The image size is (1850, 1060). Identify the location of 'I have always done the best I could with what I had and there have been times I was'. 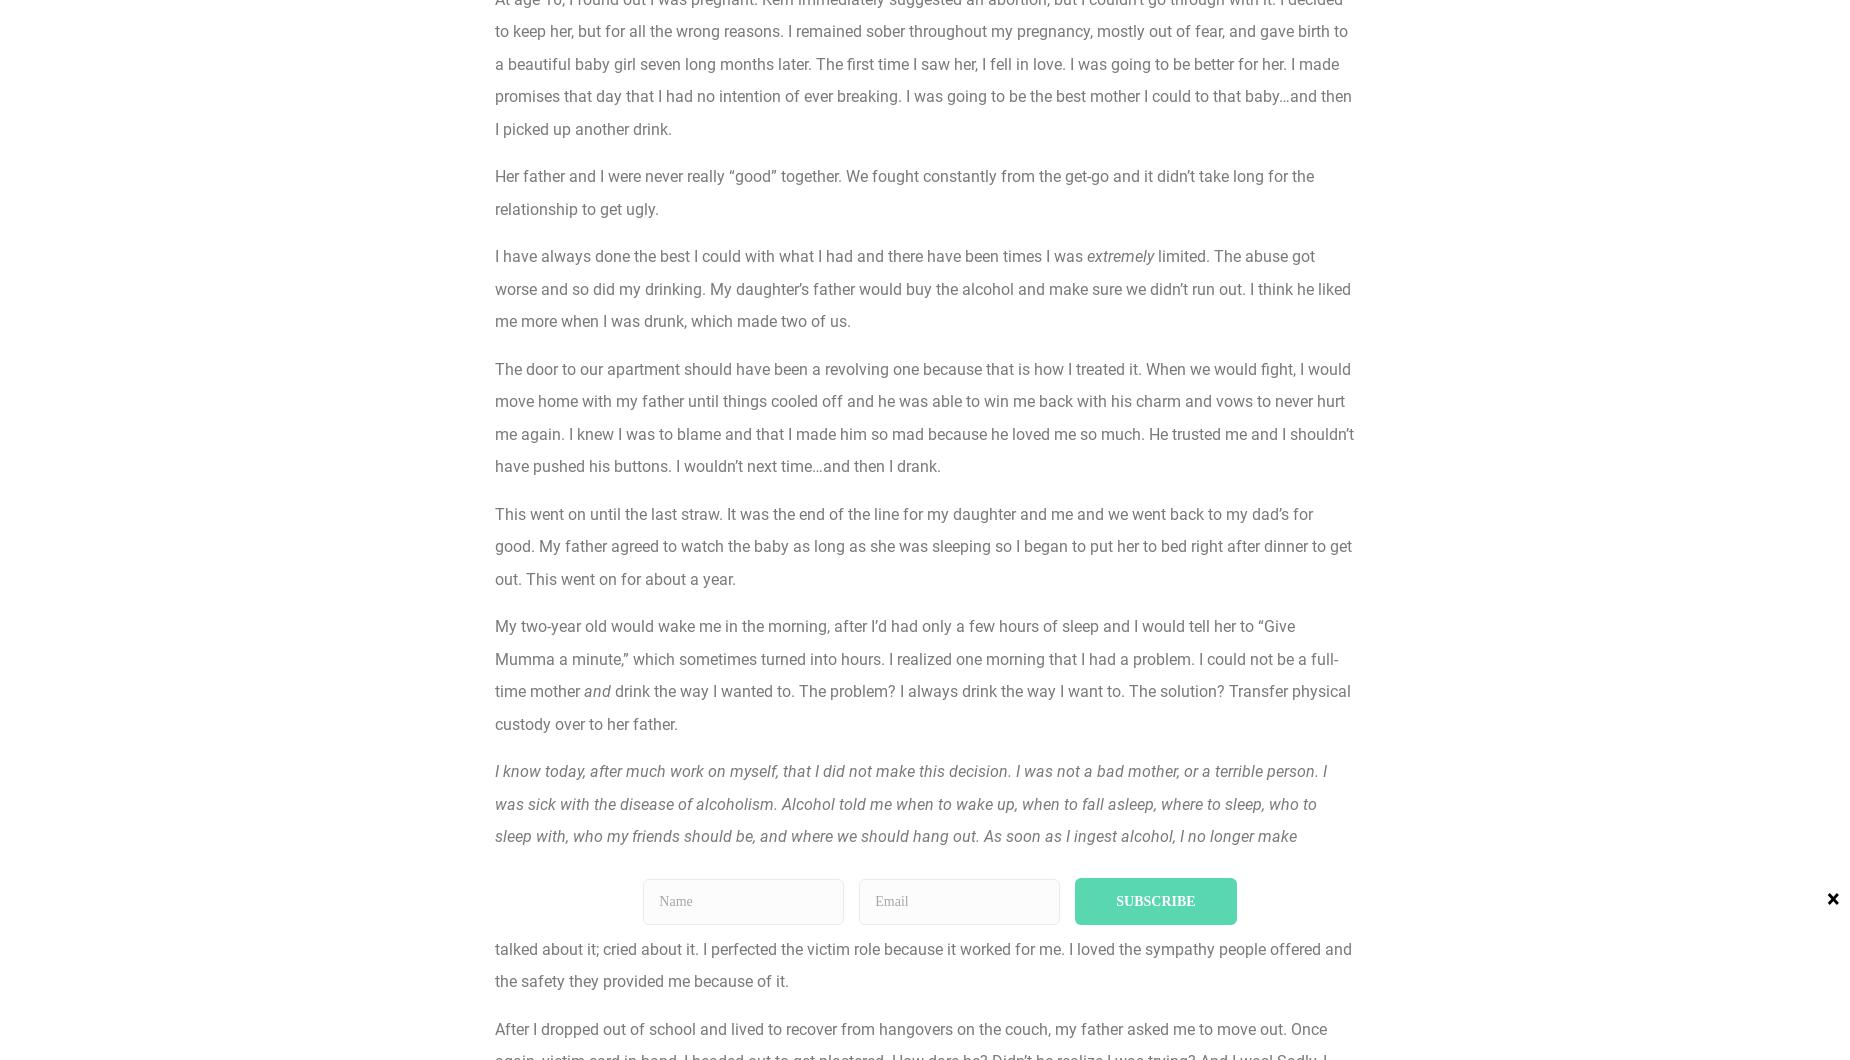
(791, 255).